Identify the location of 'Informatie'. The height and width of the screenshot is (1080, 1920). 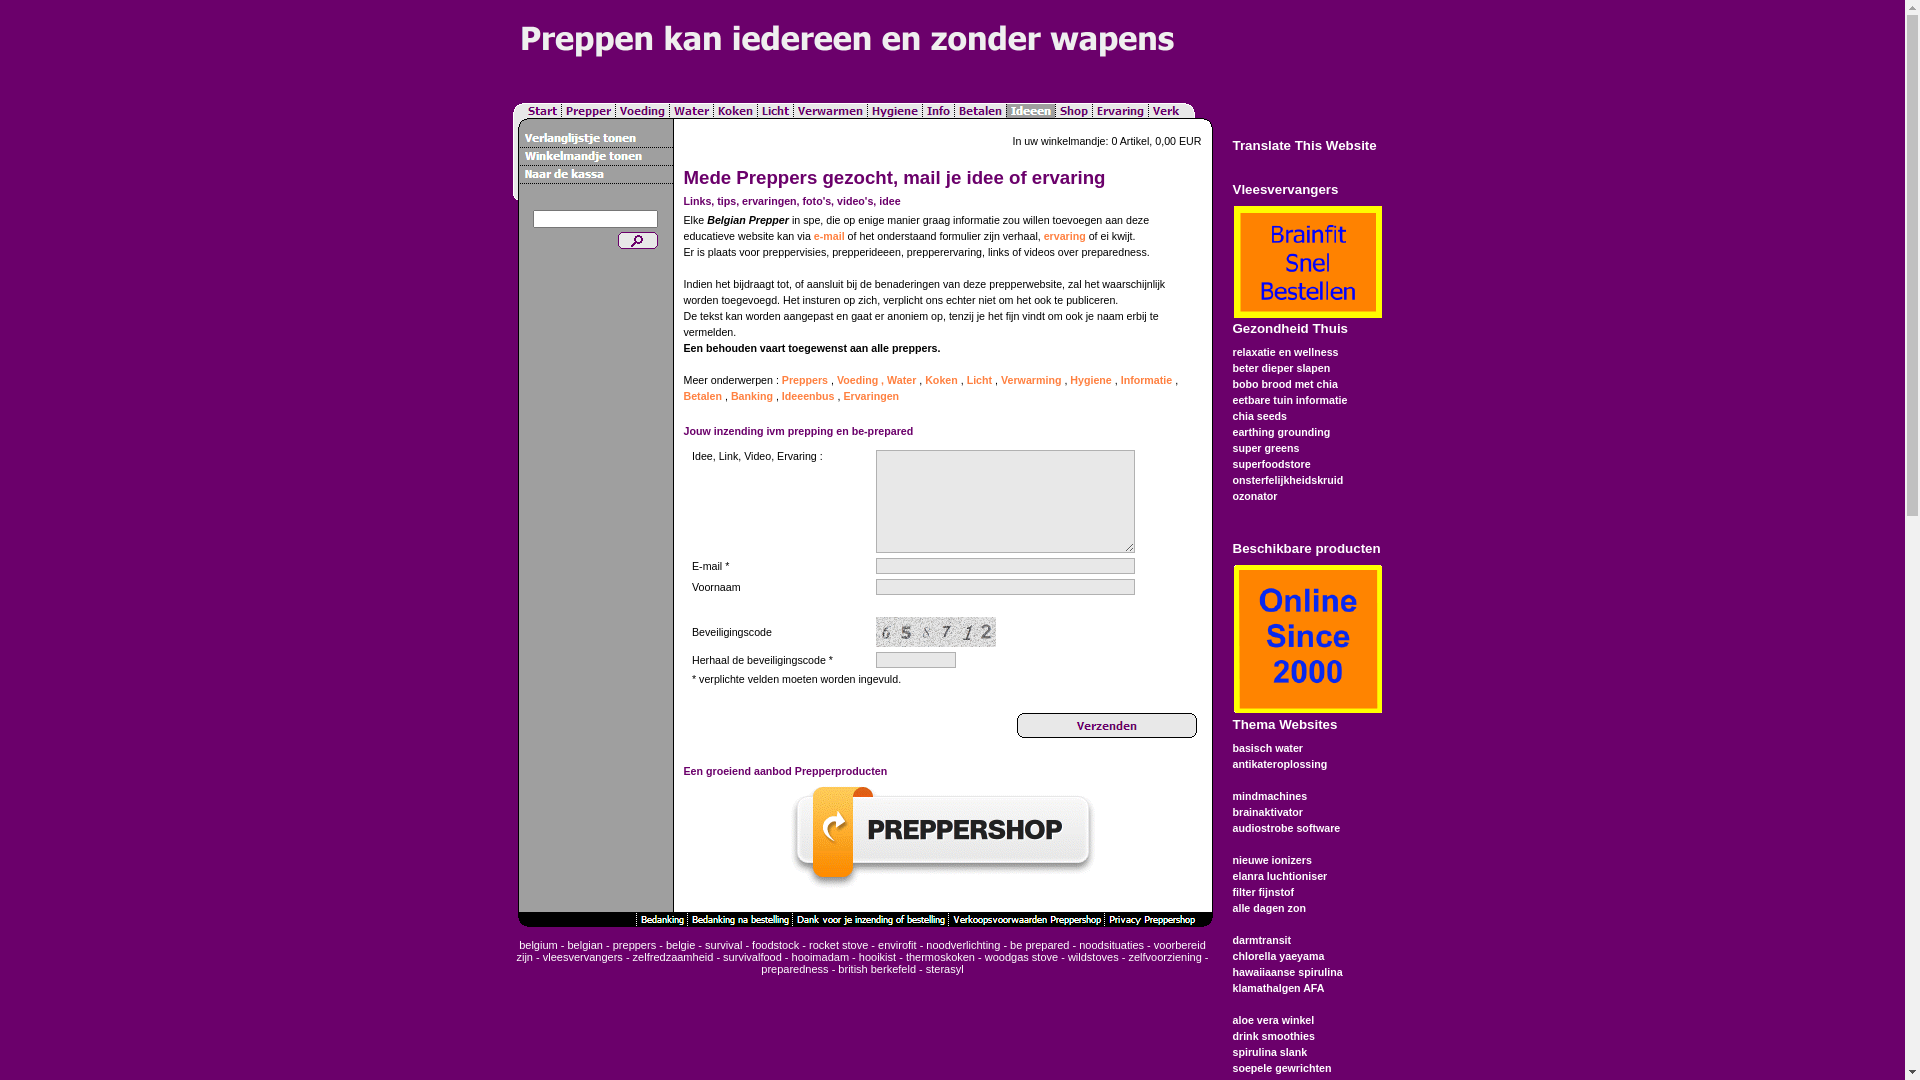
(1147, 380).